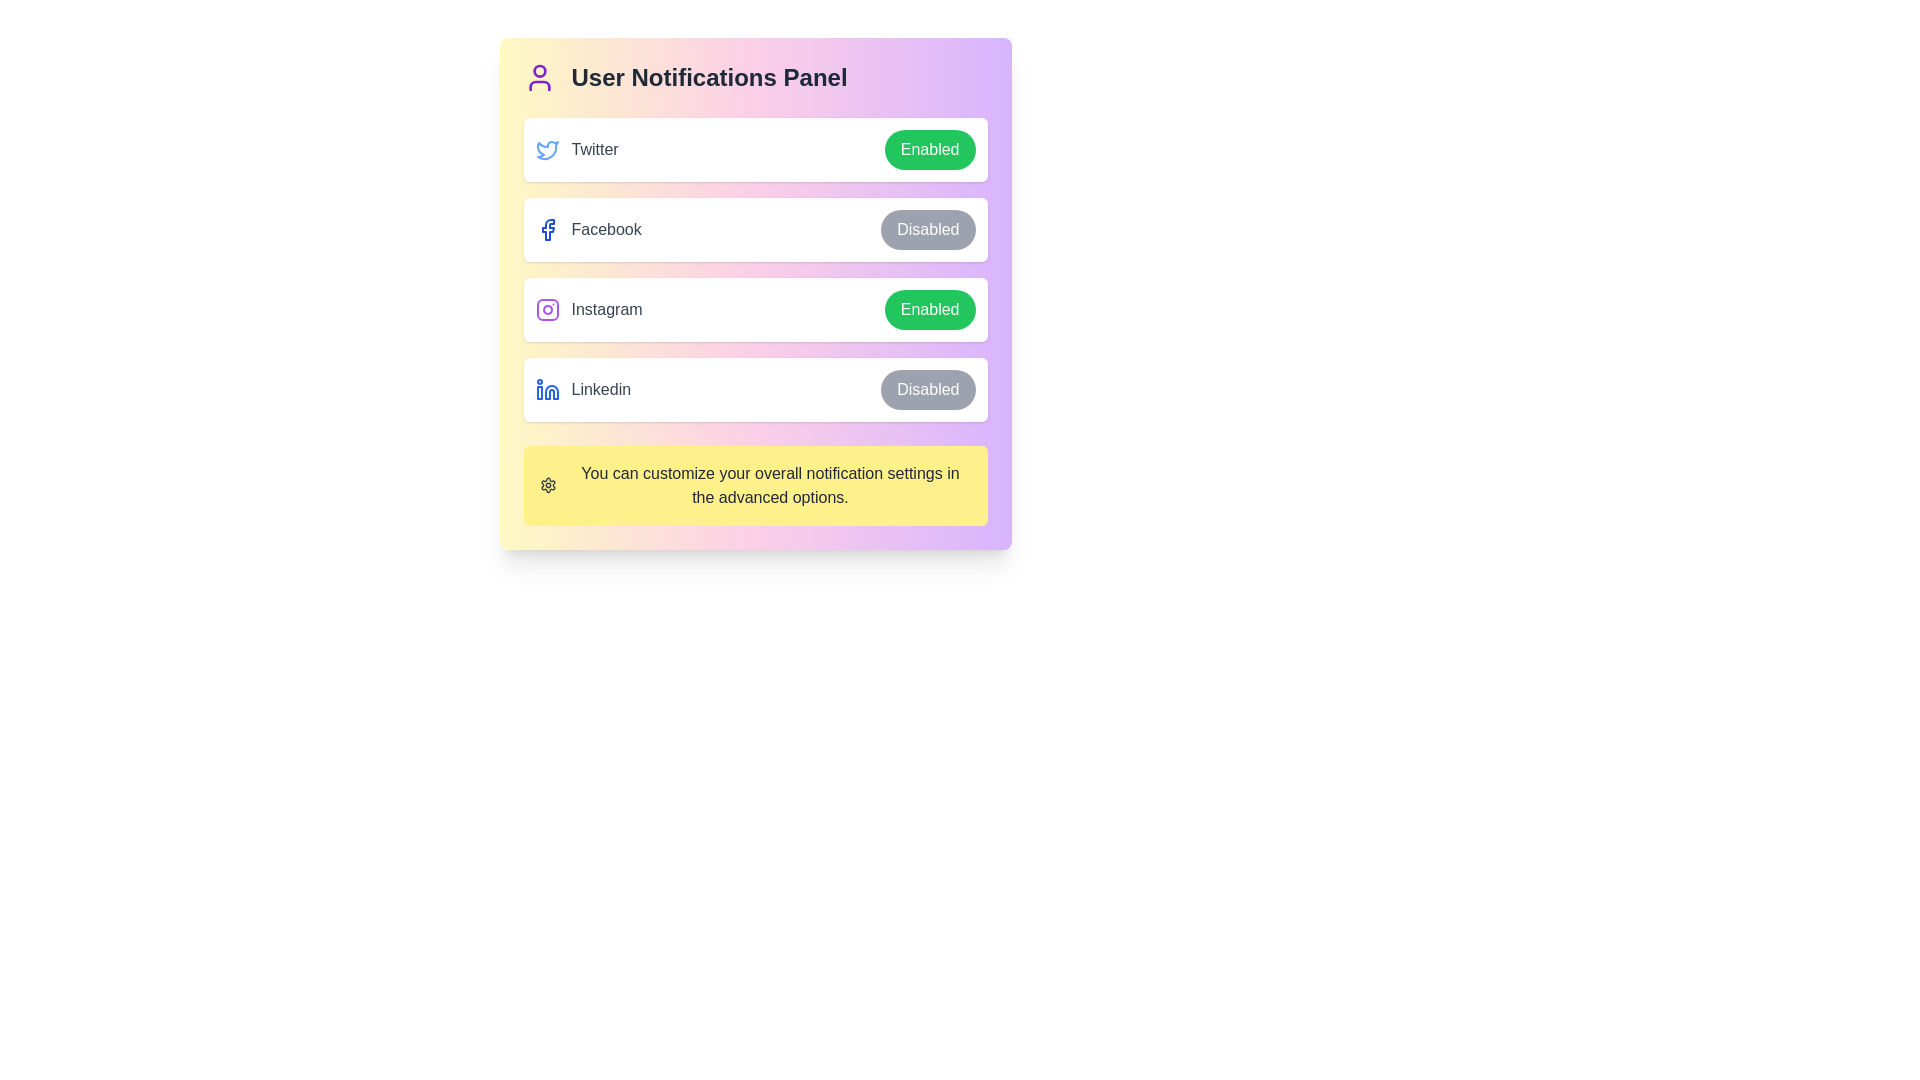 Image resolution: width=1920 pixels, height=1080 pixels. I want to click on the details of the LinkedIn logo icon located in the fourth row of social media platforms, positioned beside the 'LinkedIn' label and to the left of the 'Disabled' toggle switch, so click(551, 392).